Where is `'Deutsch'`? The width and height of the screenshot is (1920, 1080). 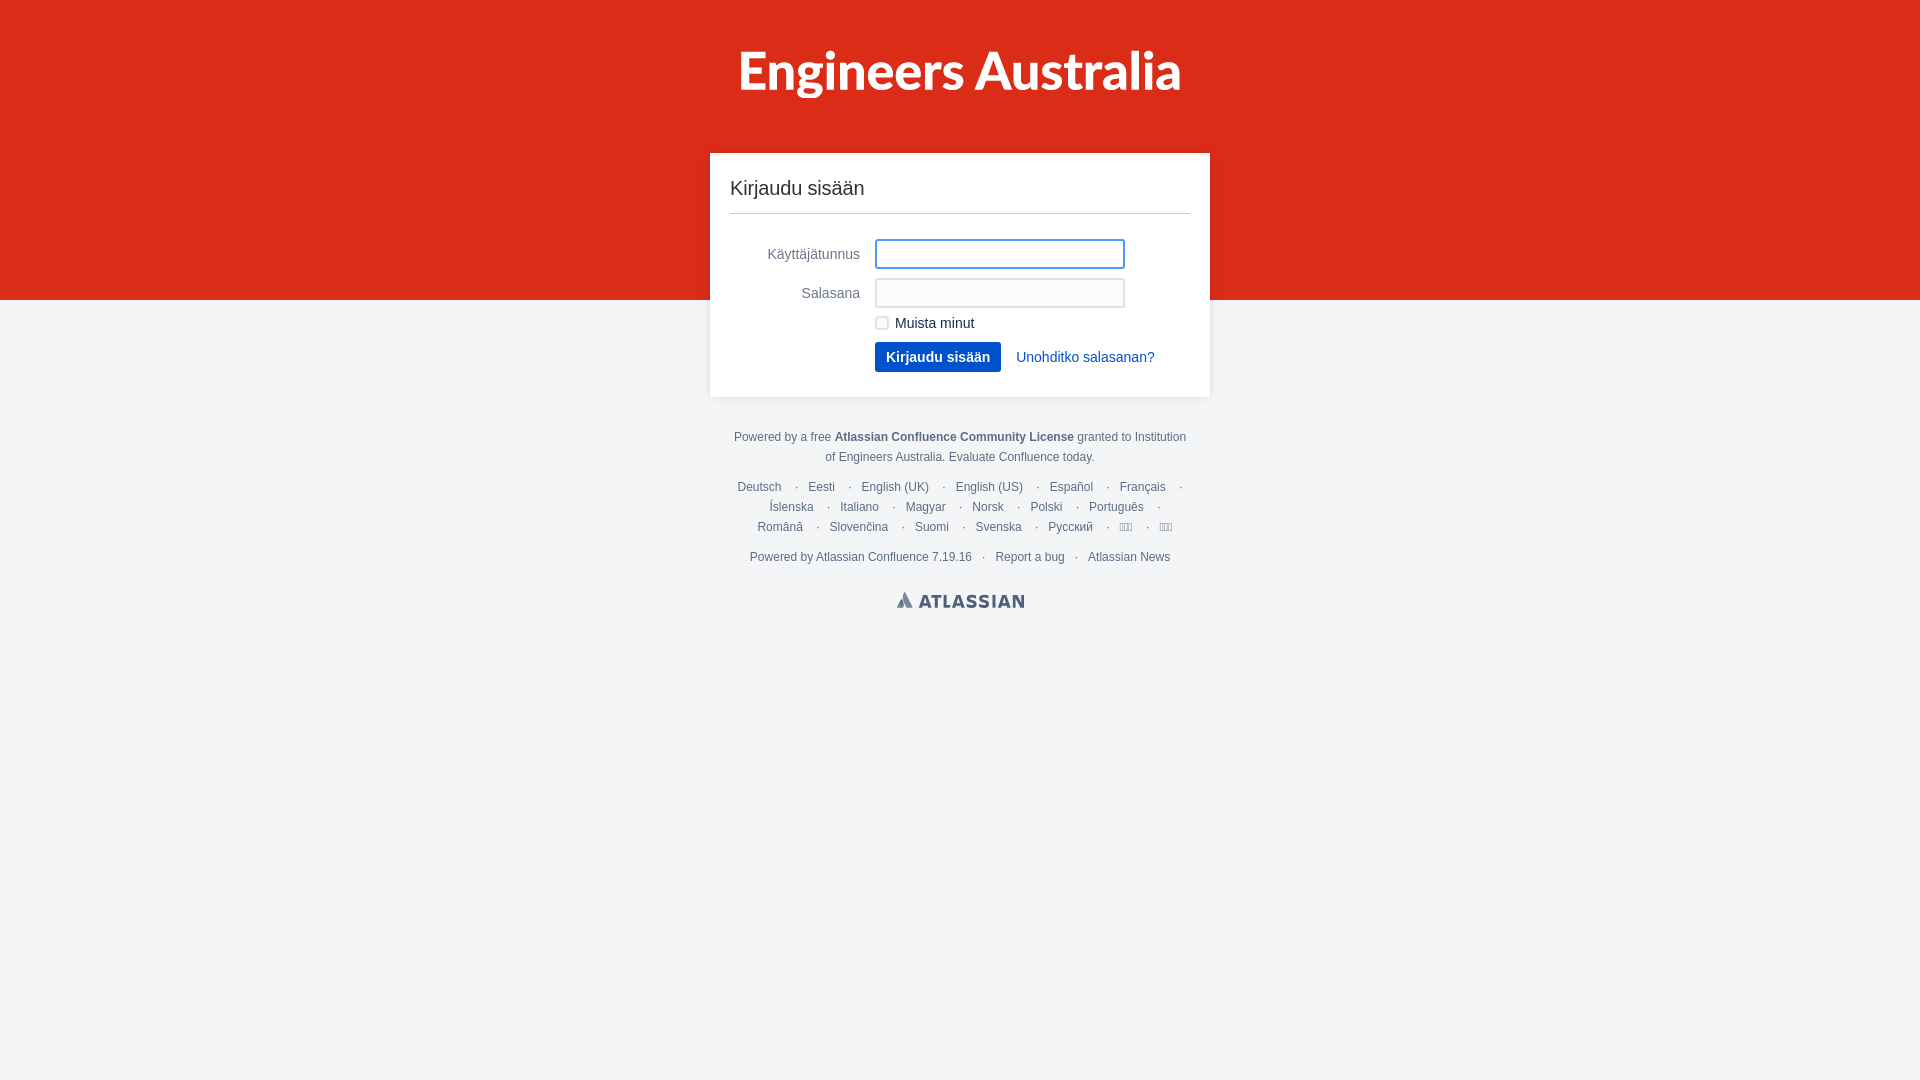
'Deutsch' is located at coordinates (758, 486).